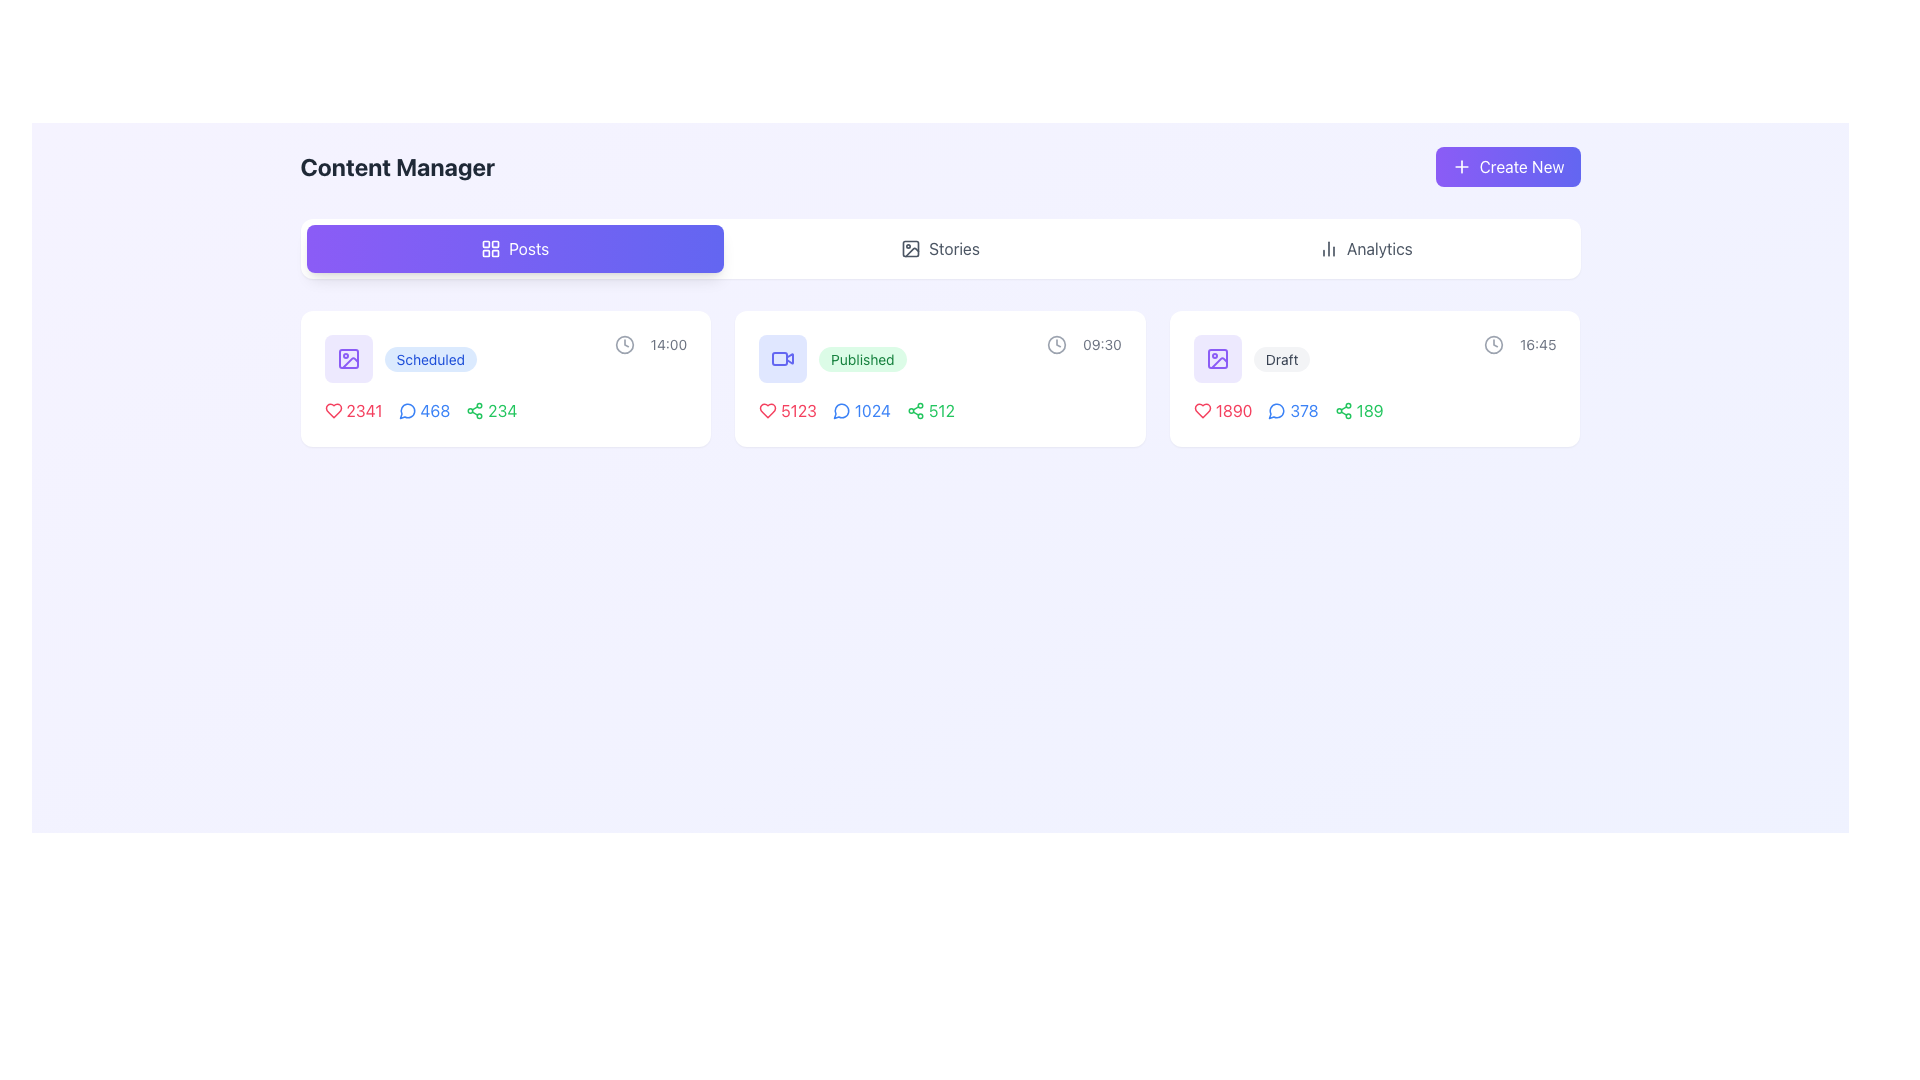 This screenshot has height=1080, width=1920. Describe the element at coordinates (782, 357) in the screenshot. I see `the Icon button located` at that location.